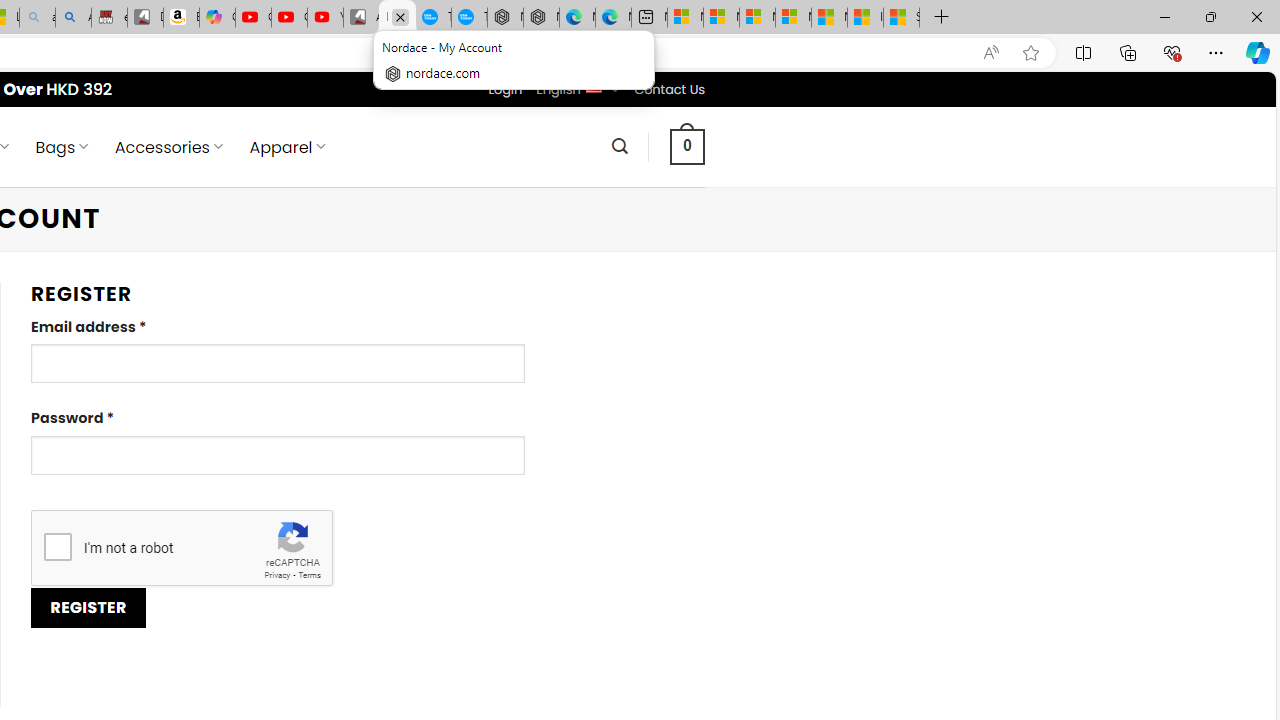 Image resolution: width=1280 pixels, height=720 pixels. Describe the element at coordinates (505, 88) in the screenshot. I see `'Login'` at that location.